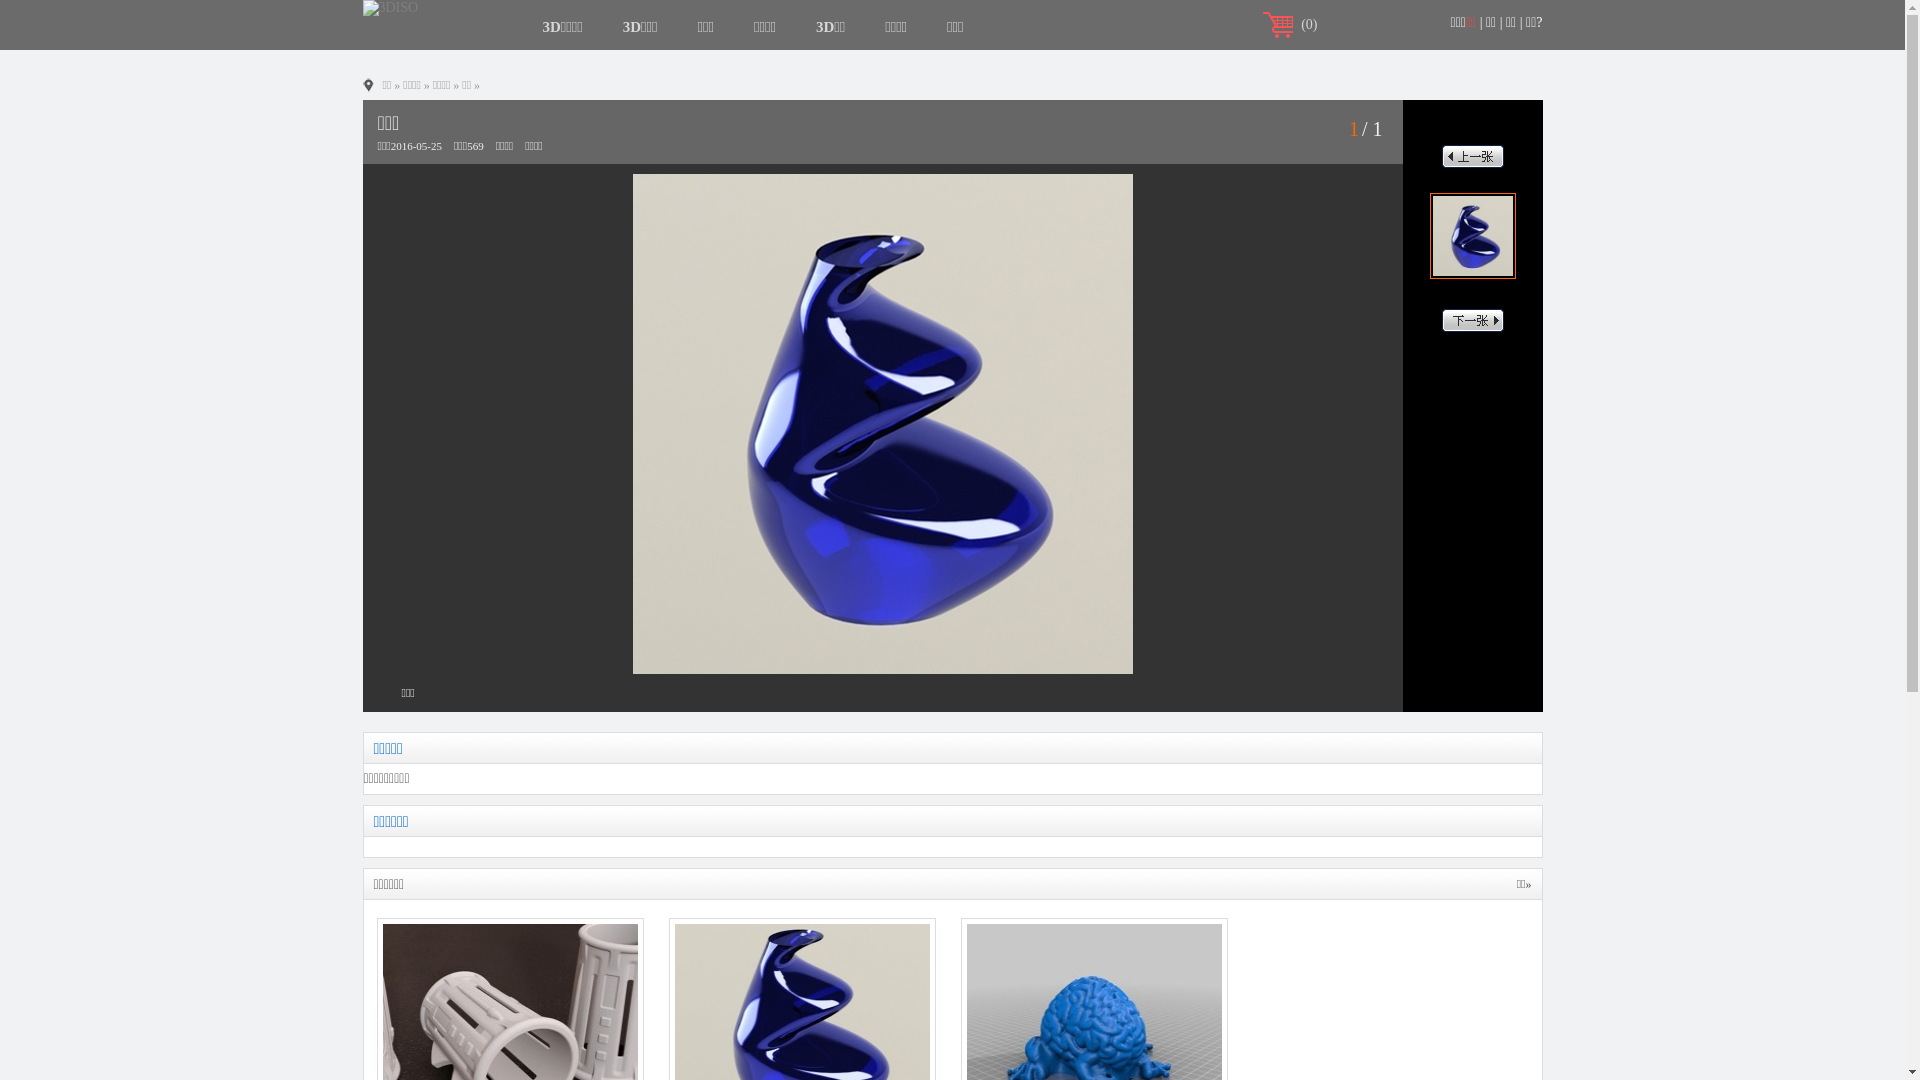 The image size is (1920, 1080). Describe the element at coordinates (1309, 24) in the screenshot. I see `'(0)'` at that location.